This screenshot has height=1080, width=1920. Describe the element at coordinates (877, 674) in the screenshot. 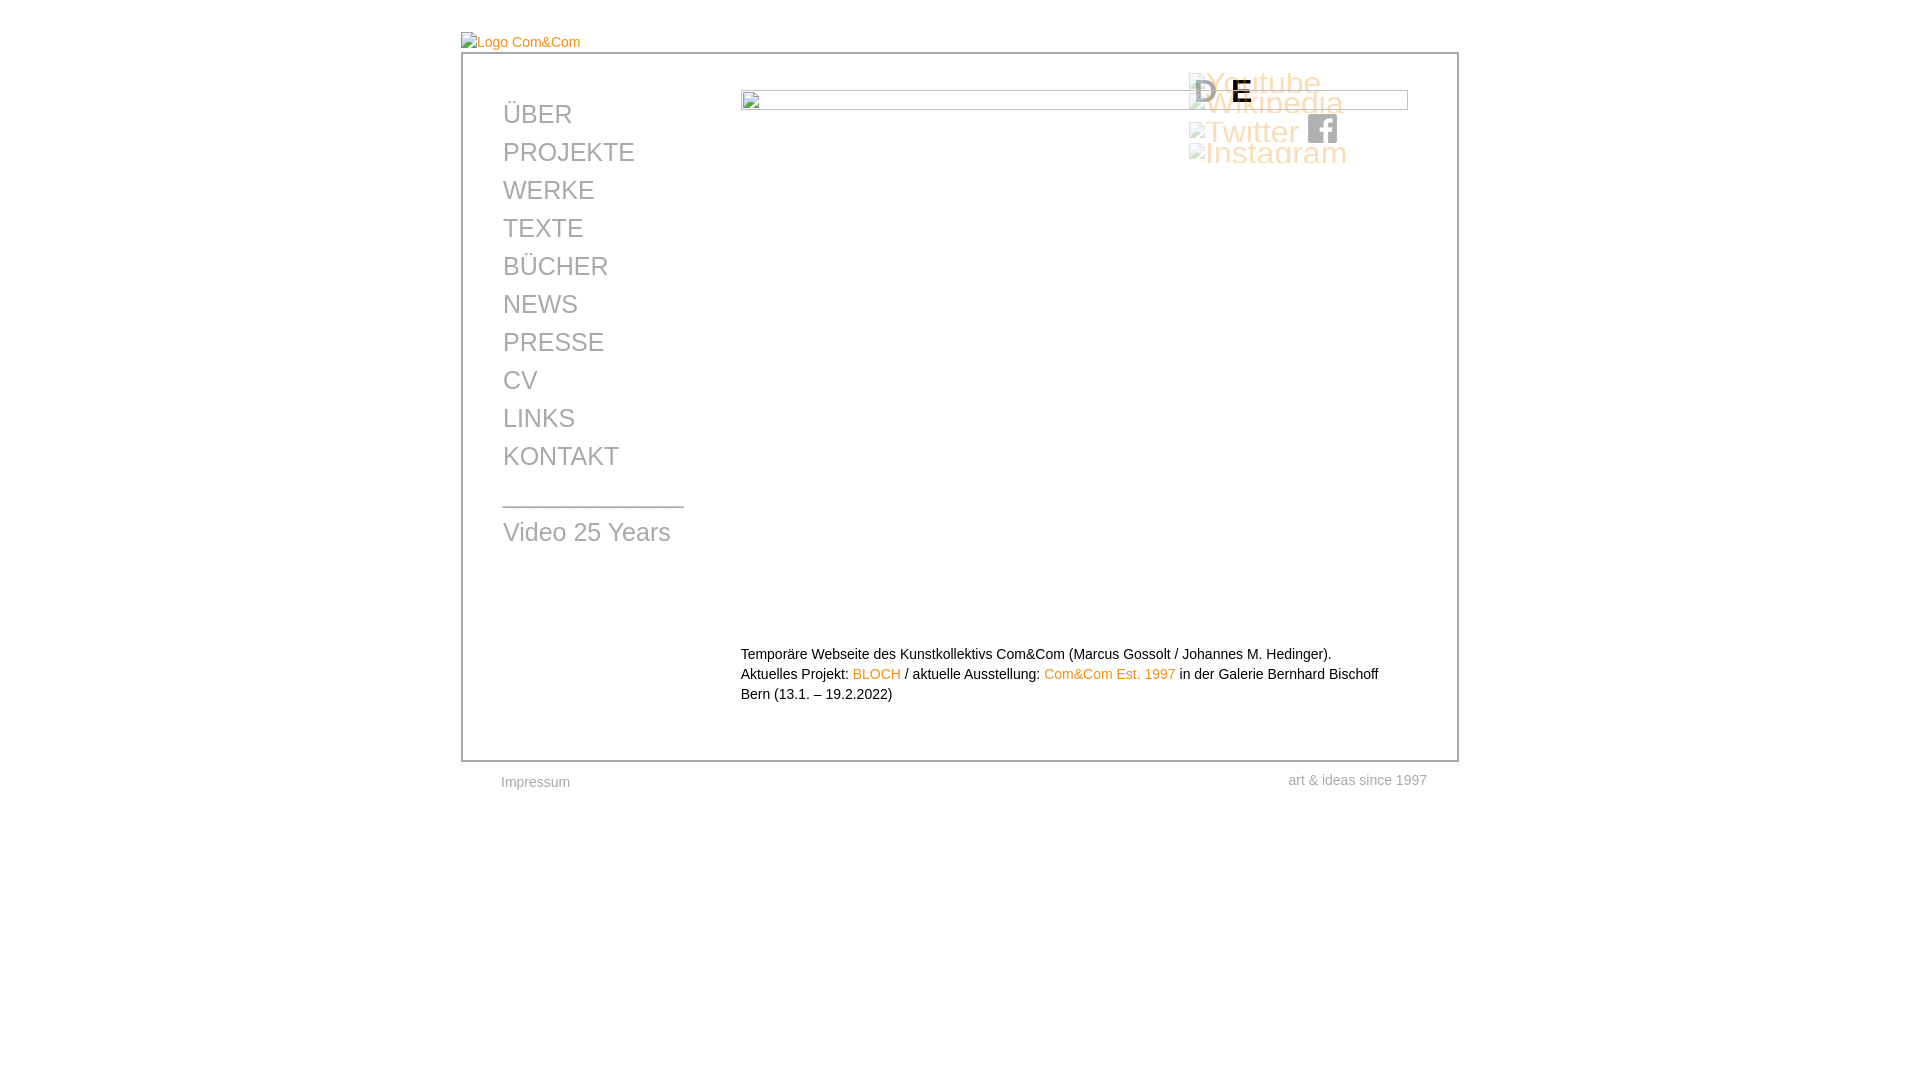

I see `'BLOCH'` at that location.